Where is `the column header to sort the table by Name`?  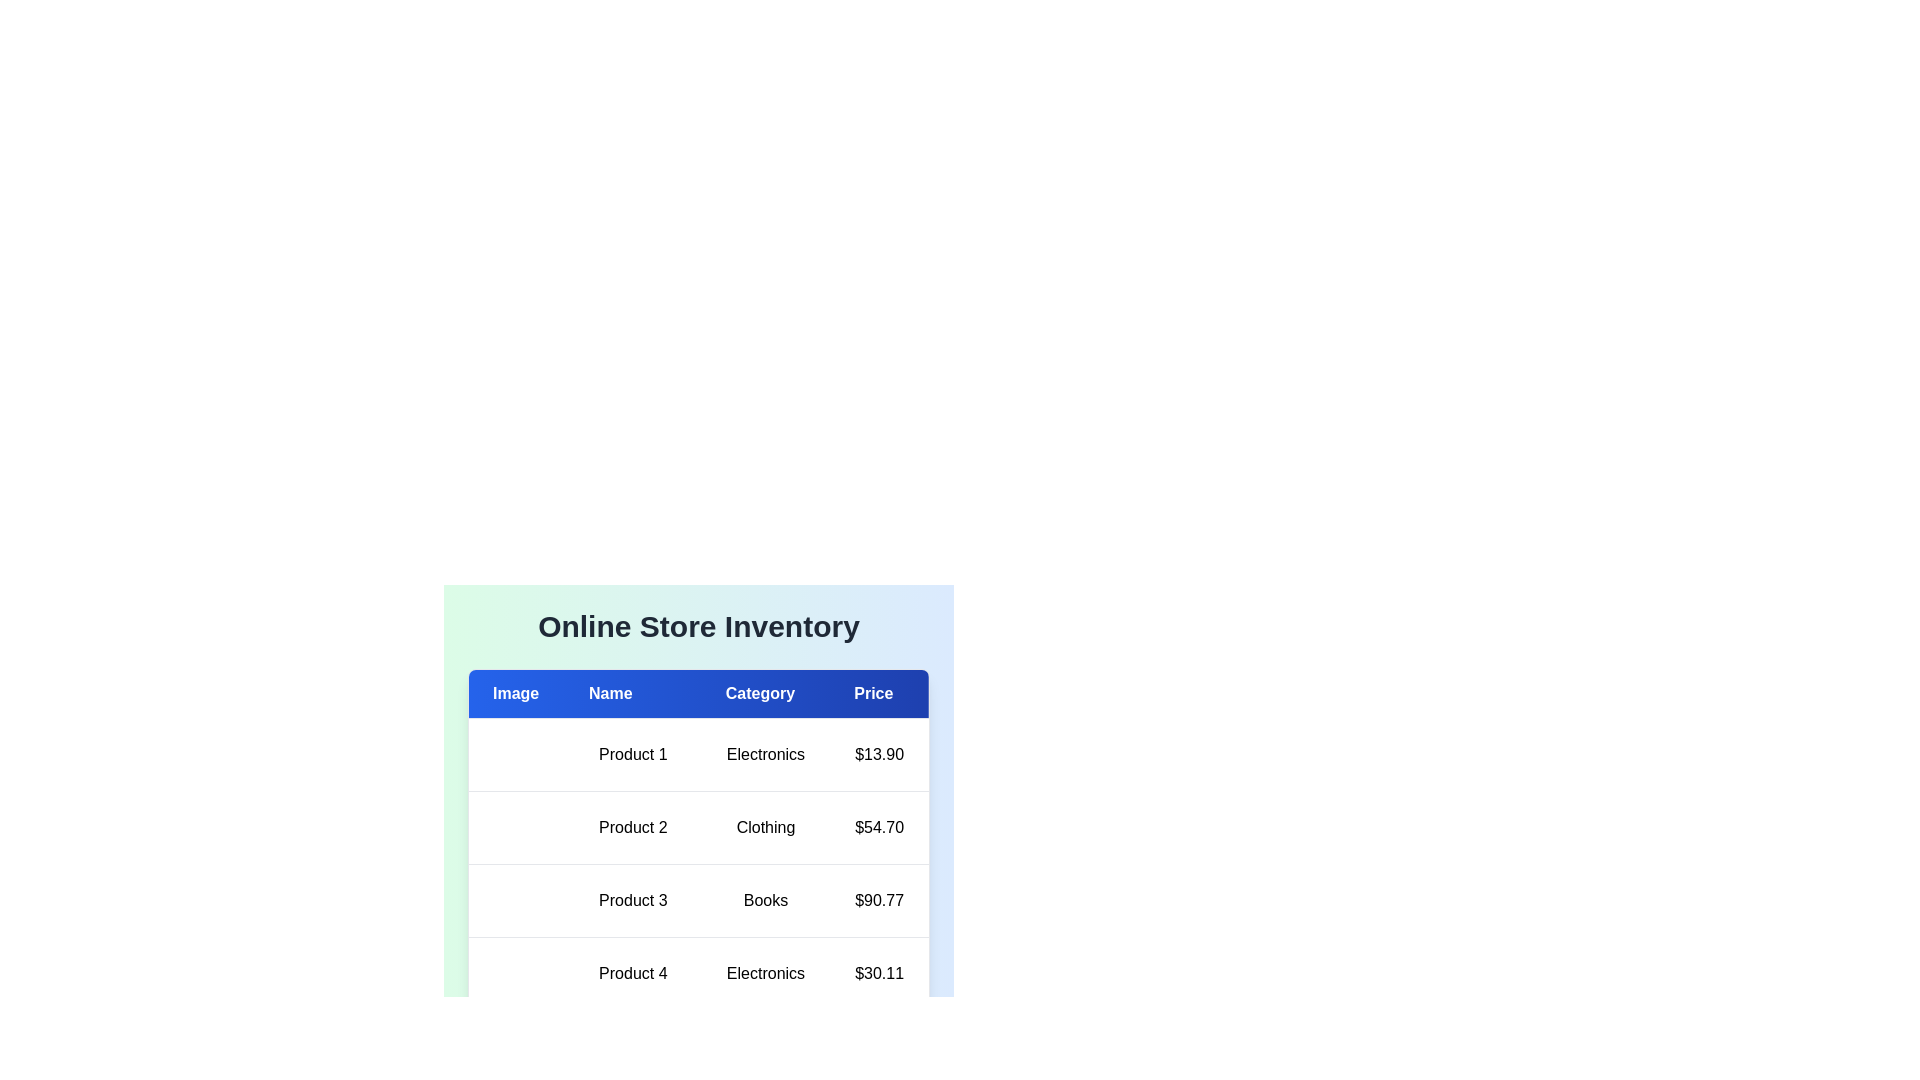 the column header to sort the table by Name is located at coordinates (632, 693).